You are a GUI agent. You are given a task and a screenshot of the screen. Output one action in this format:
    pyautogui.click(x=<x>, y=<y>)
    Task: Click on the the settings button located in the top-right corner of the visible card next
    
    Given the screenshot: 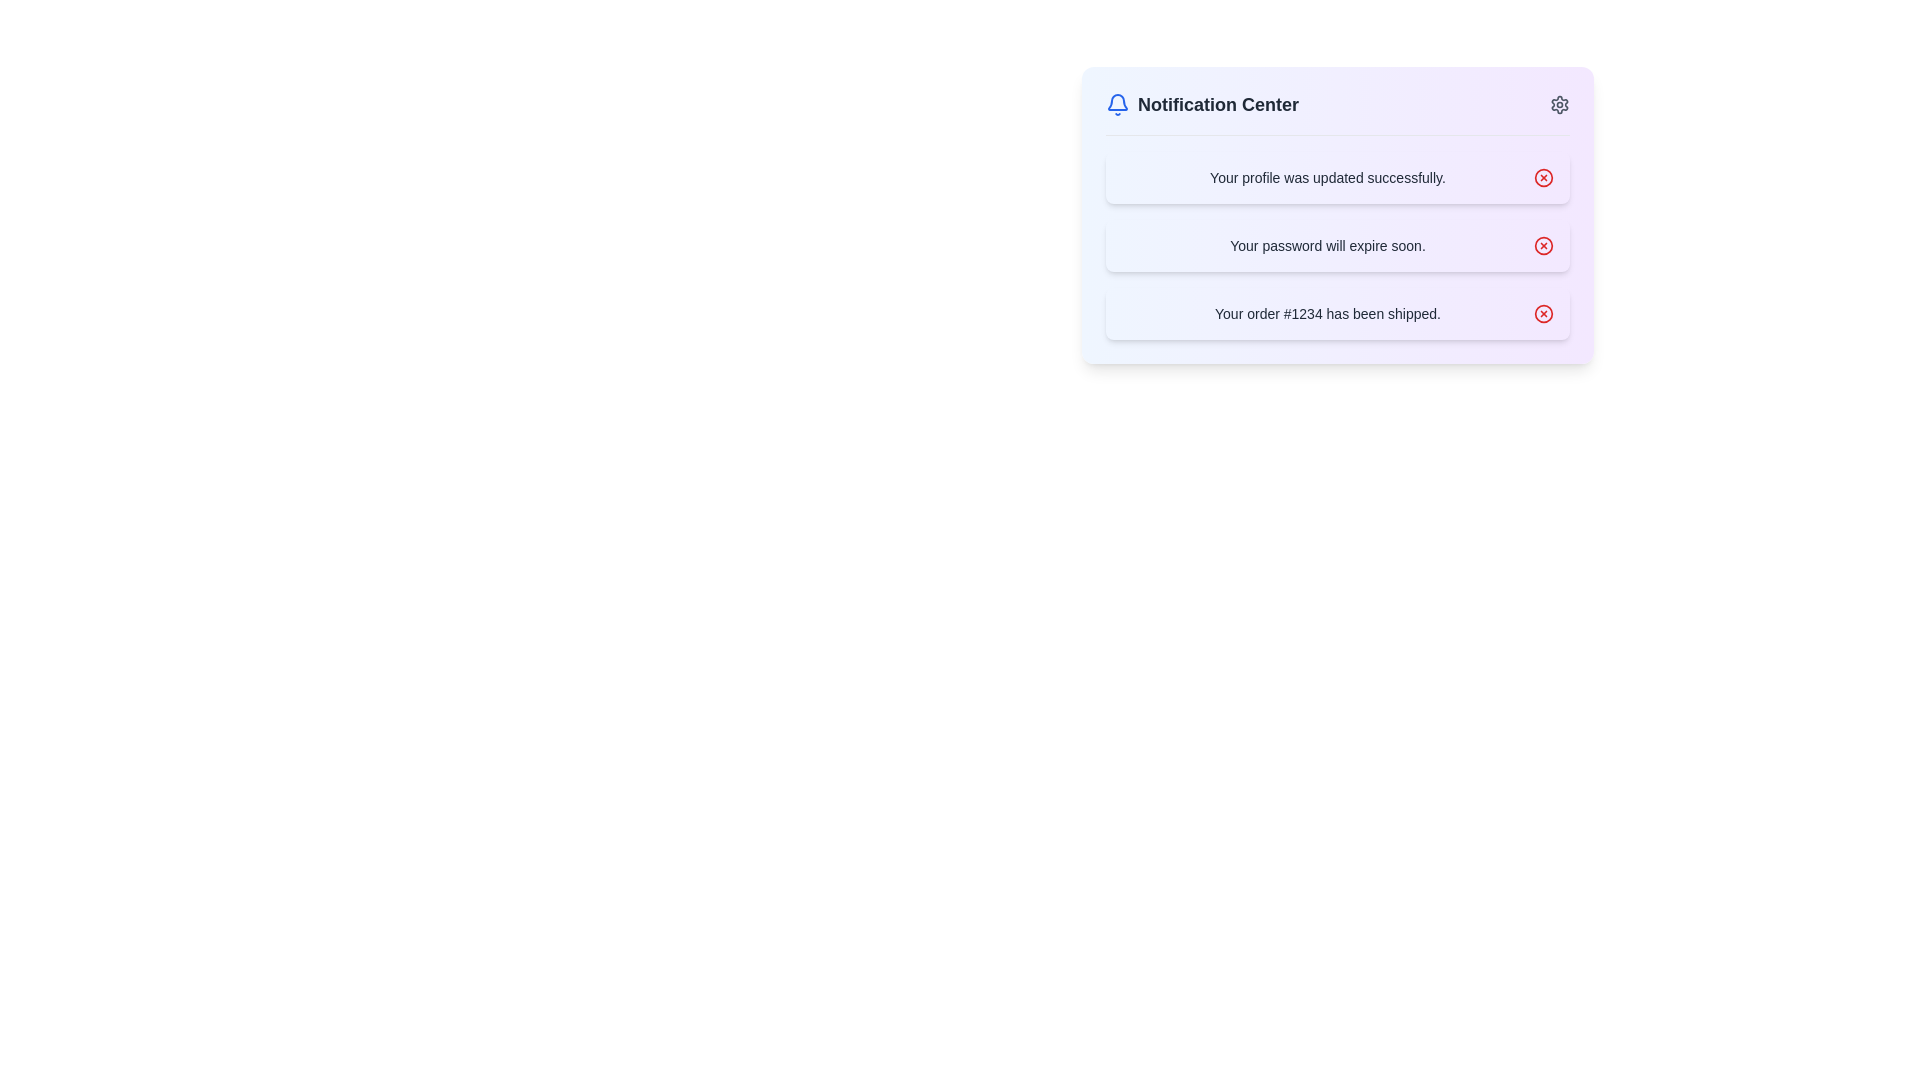 What is the action you would take?
    pyautogui.click(x=1559, y=104)
    